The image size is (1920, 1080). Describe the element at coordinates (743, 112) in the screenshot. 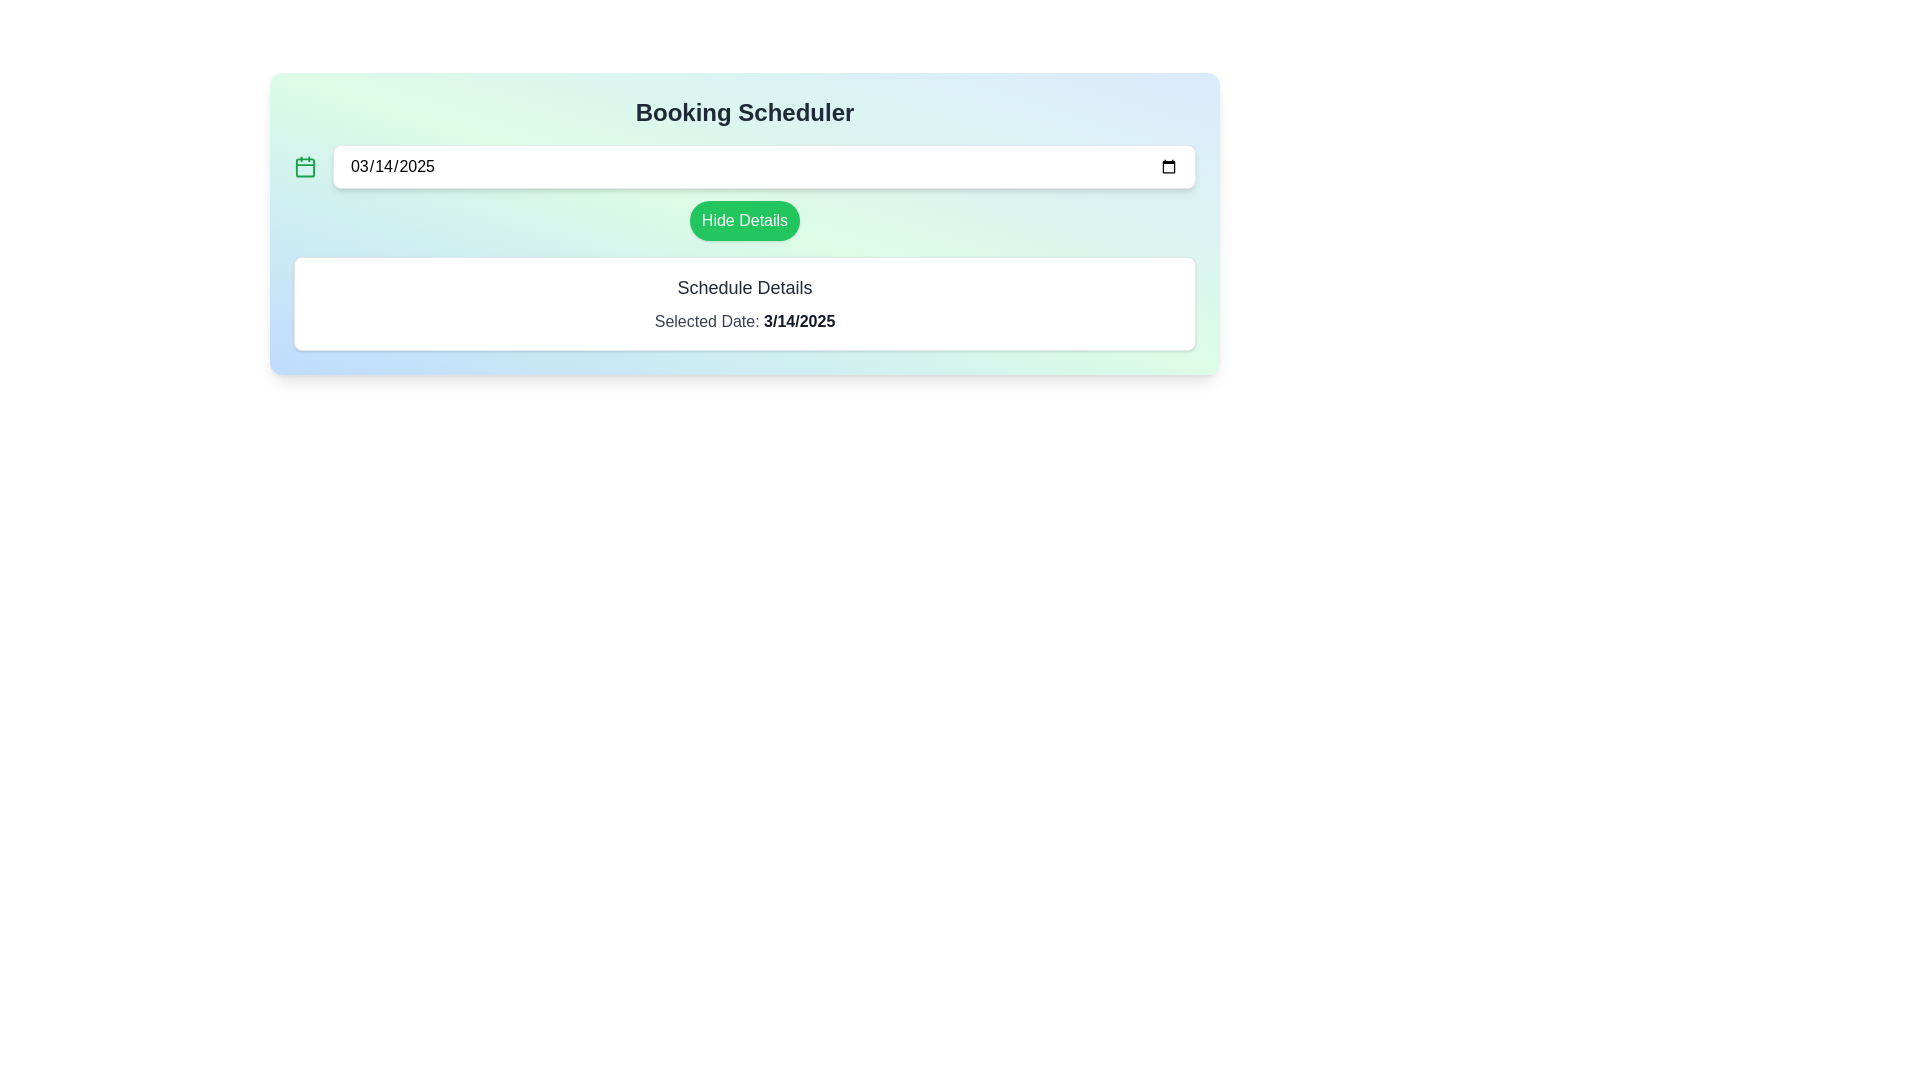

I see `text content of the 'Booking Scheduler' label, which is a bold, large, dark gray text centrally positioned at the top of a gradient-colored card interface` at that location.